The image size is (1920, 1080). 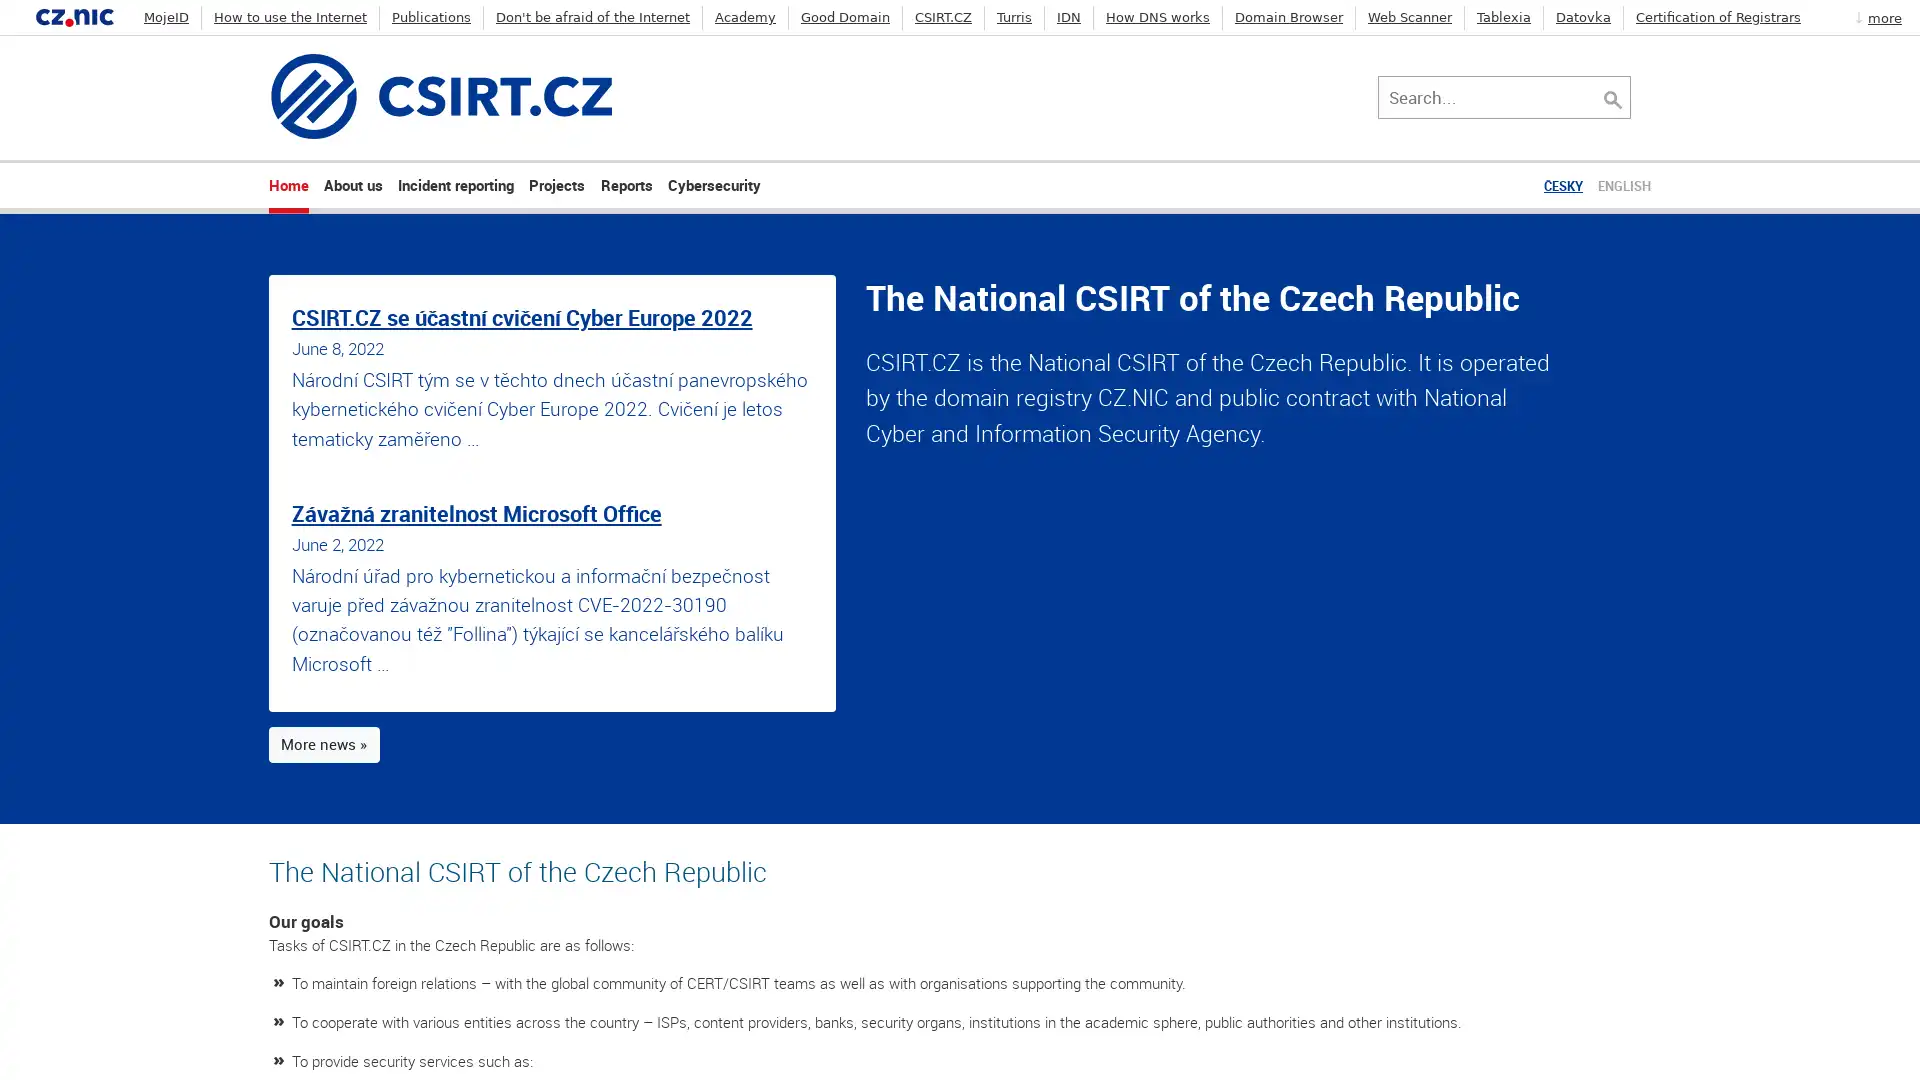 What do you see at coordinates (1633, 96) in the screenshot?
I see `Search button` at bounding box center [1633, 96].